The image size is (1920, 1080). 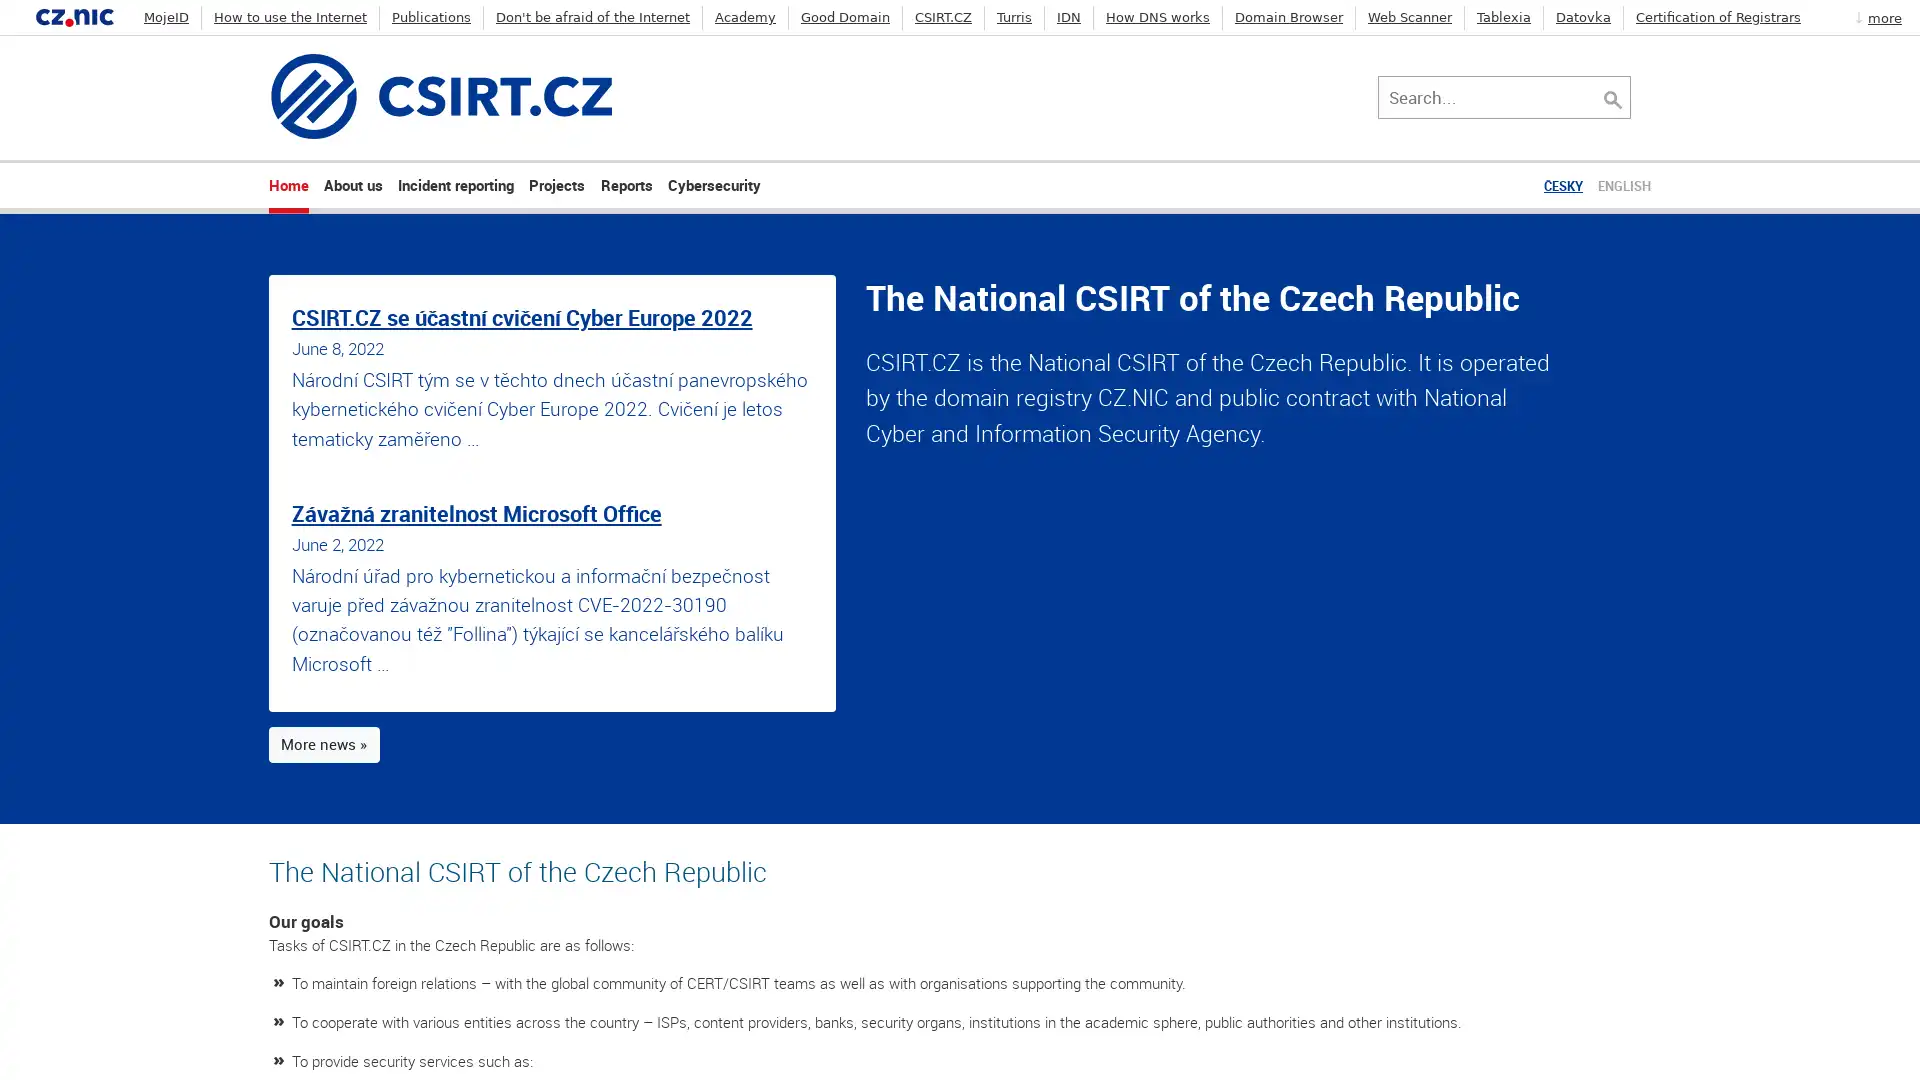 What do you see at coordinates (1633, 96) in the screenshot?
I see `Search button` at bounding box center [1633, 96].